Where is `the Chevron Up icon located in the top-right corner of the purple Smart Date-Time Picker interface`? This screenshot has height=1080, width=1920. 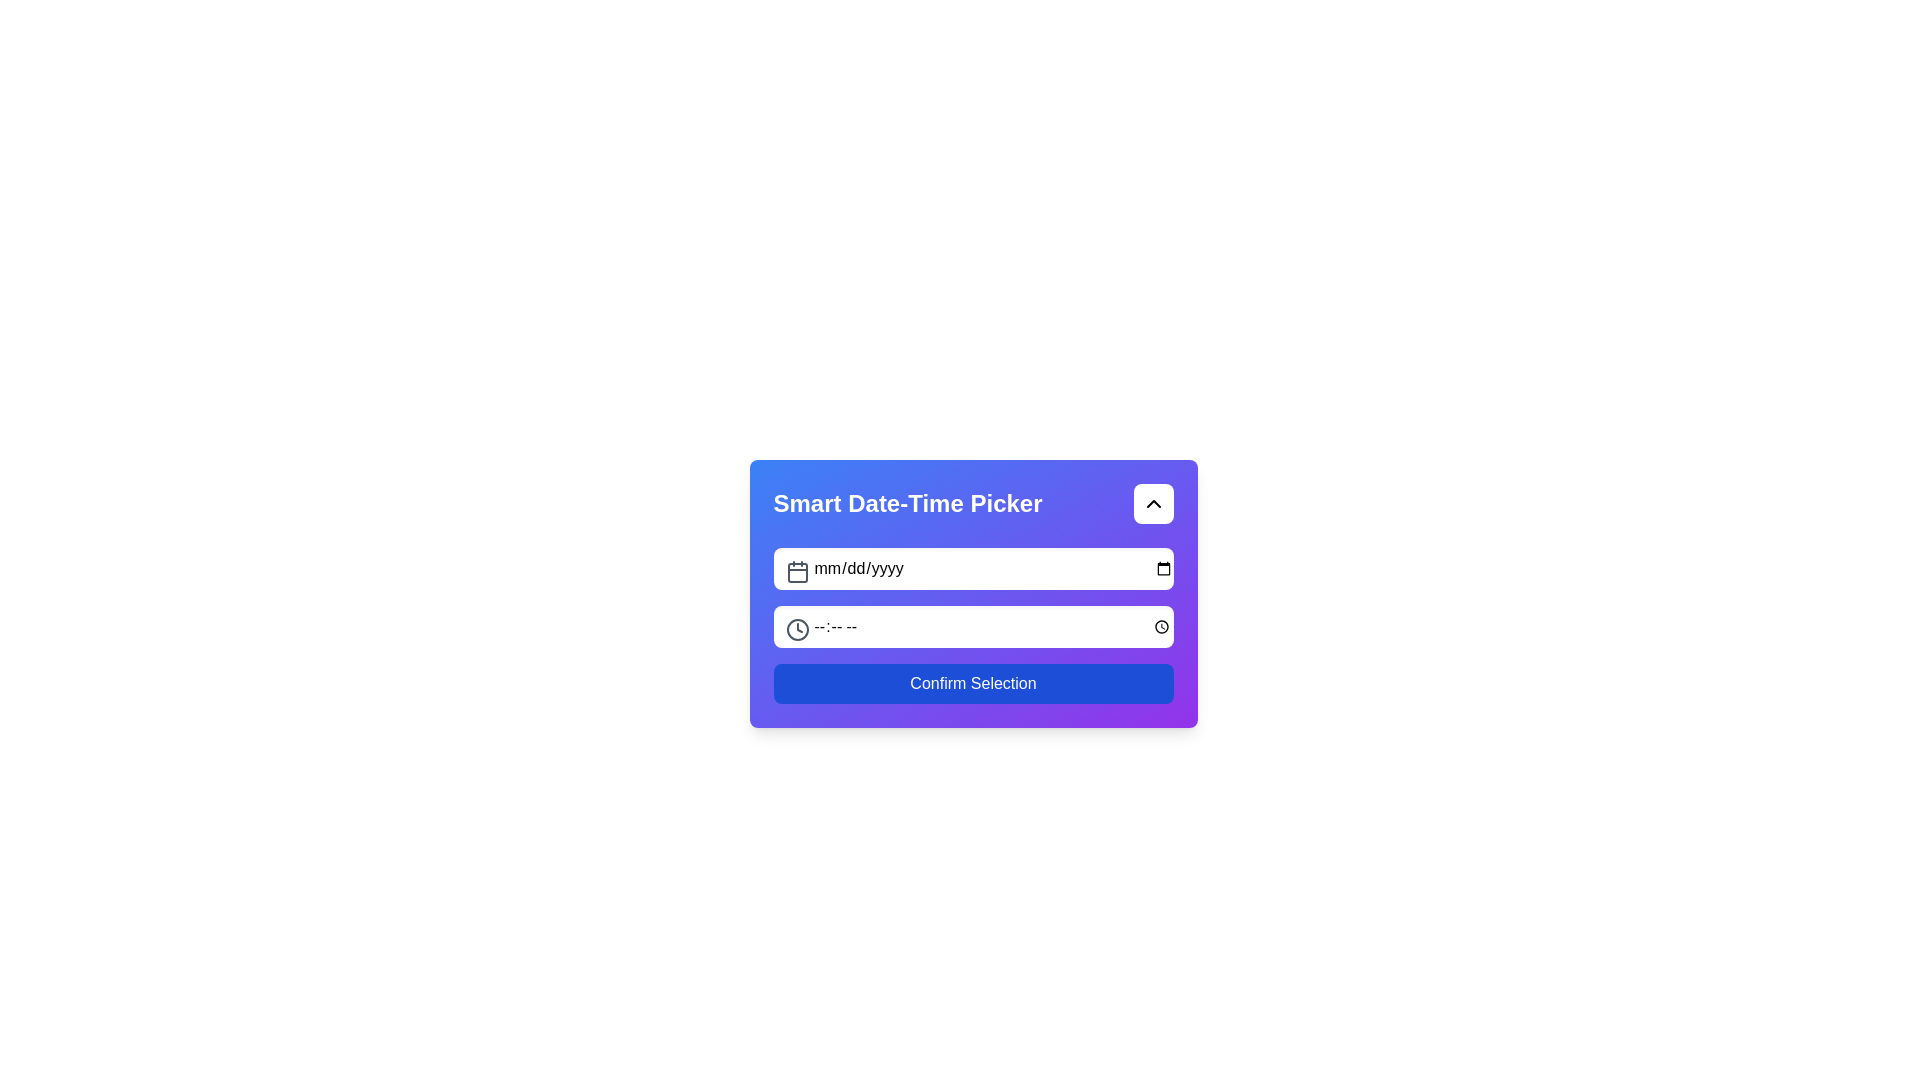
the Chevron Up icon located in the top-right corner of the purple Smart Date-Time Picker interface is located at coordinates (1153, 503).